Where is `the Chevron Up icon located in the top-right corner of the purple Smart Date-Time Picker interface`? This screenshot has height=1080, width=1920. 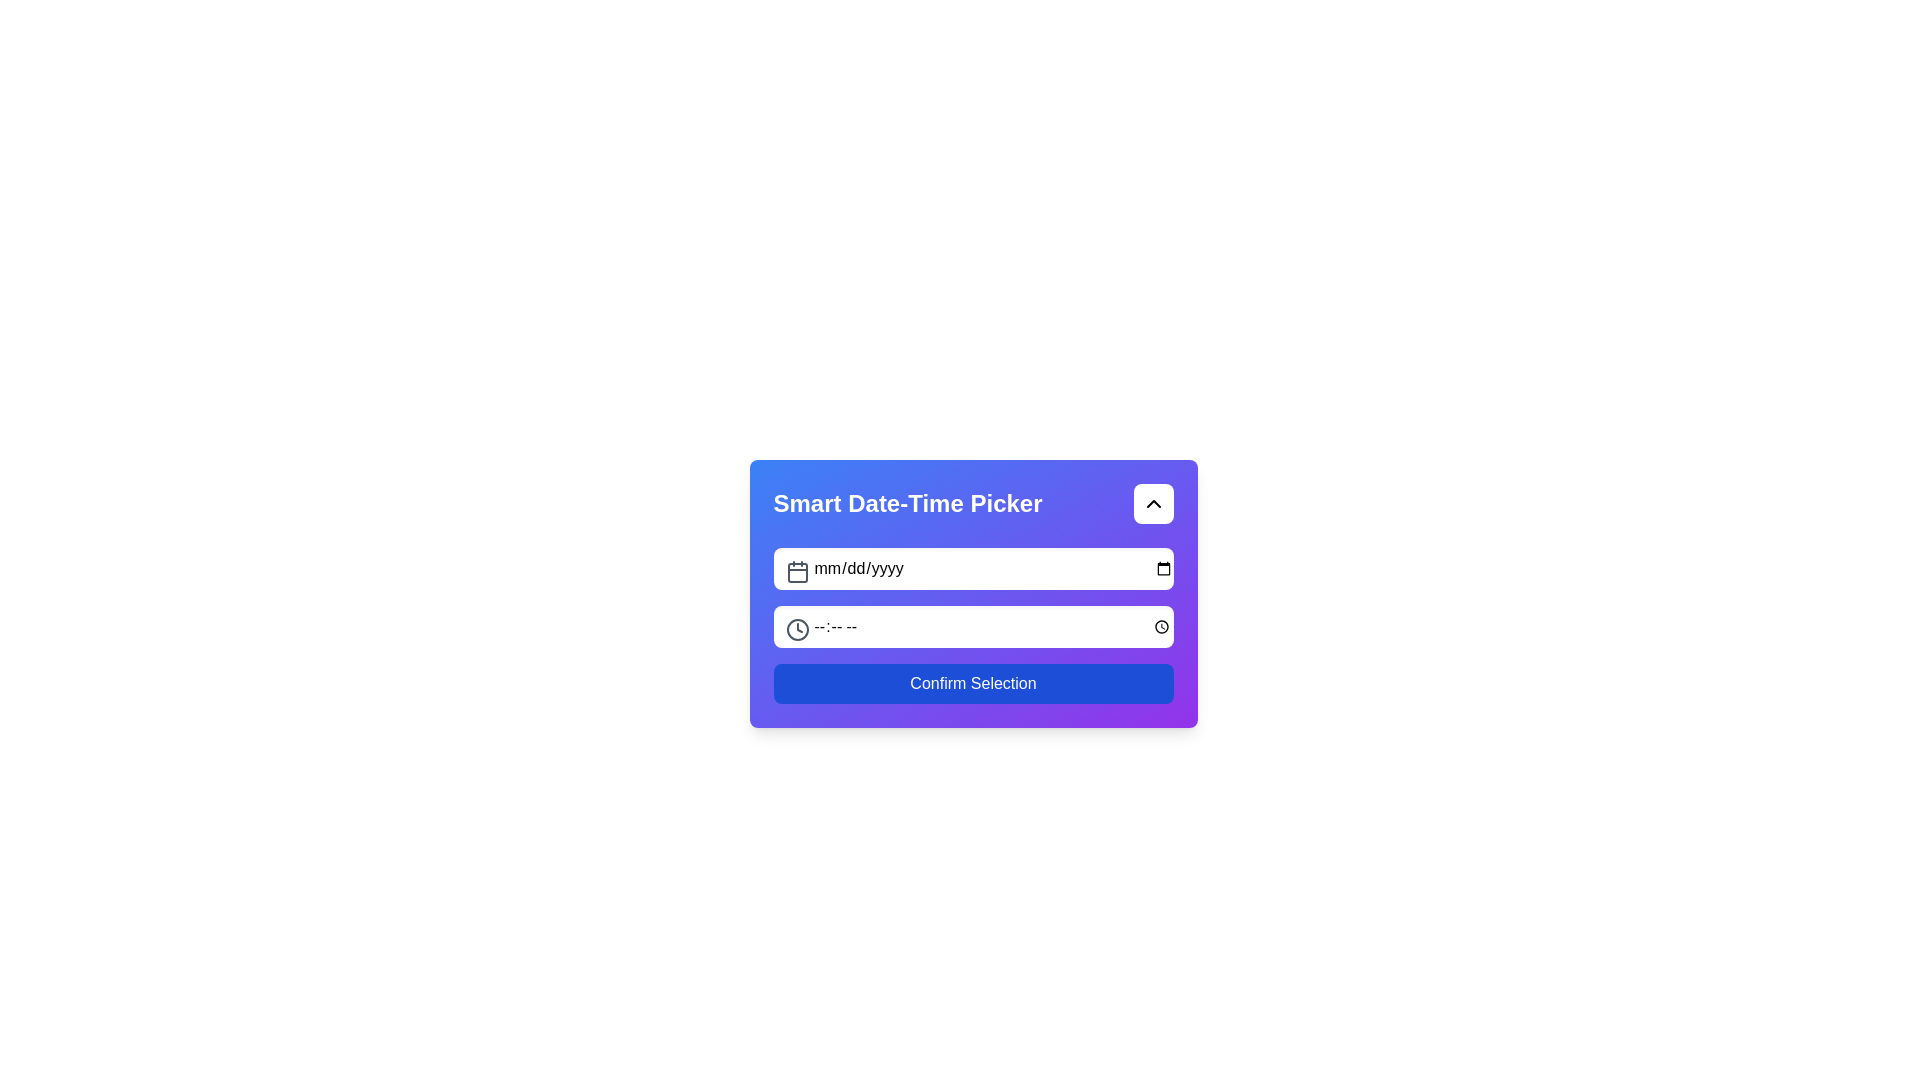
the Chevron Up icon located in the top-right corner of the purple Smart Date-Time Picker interface is located at coordinates (1153, 503).